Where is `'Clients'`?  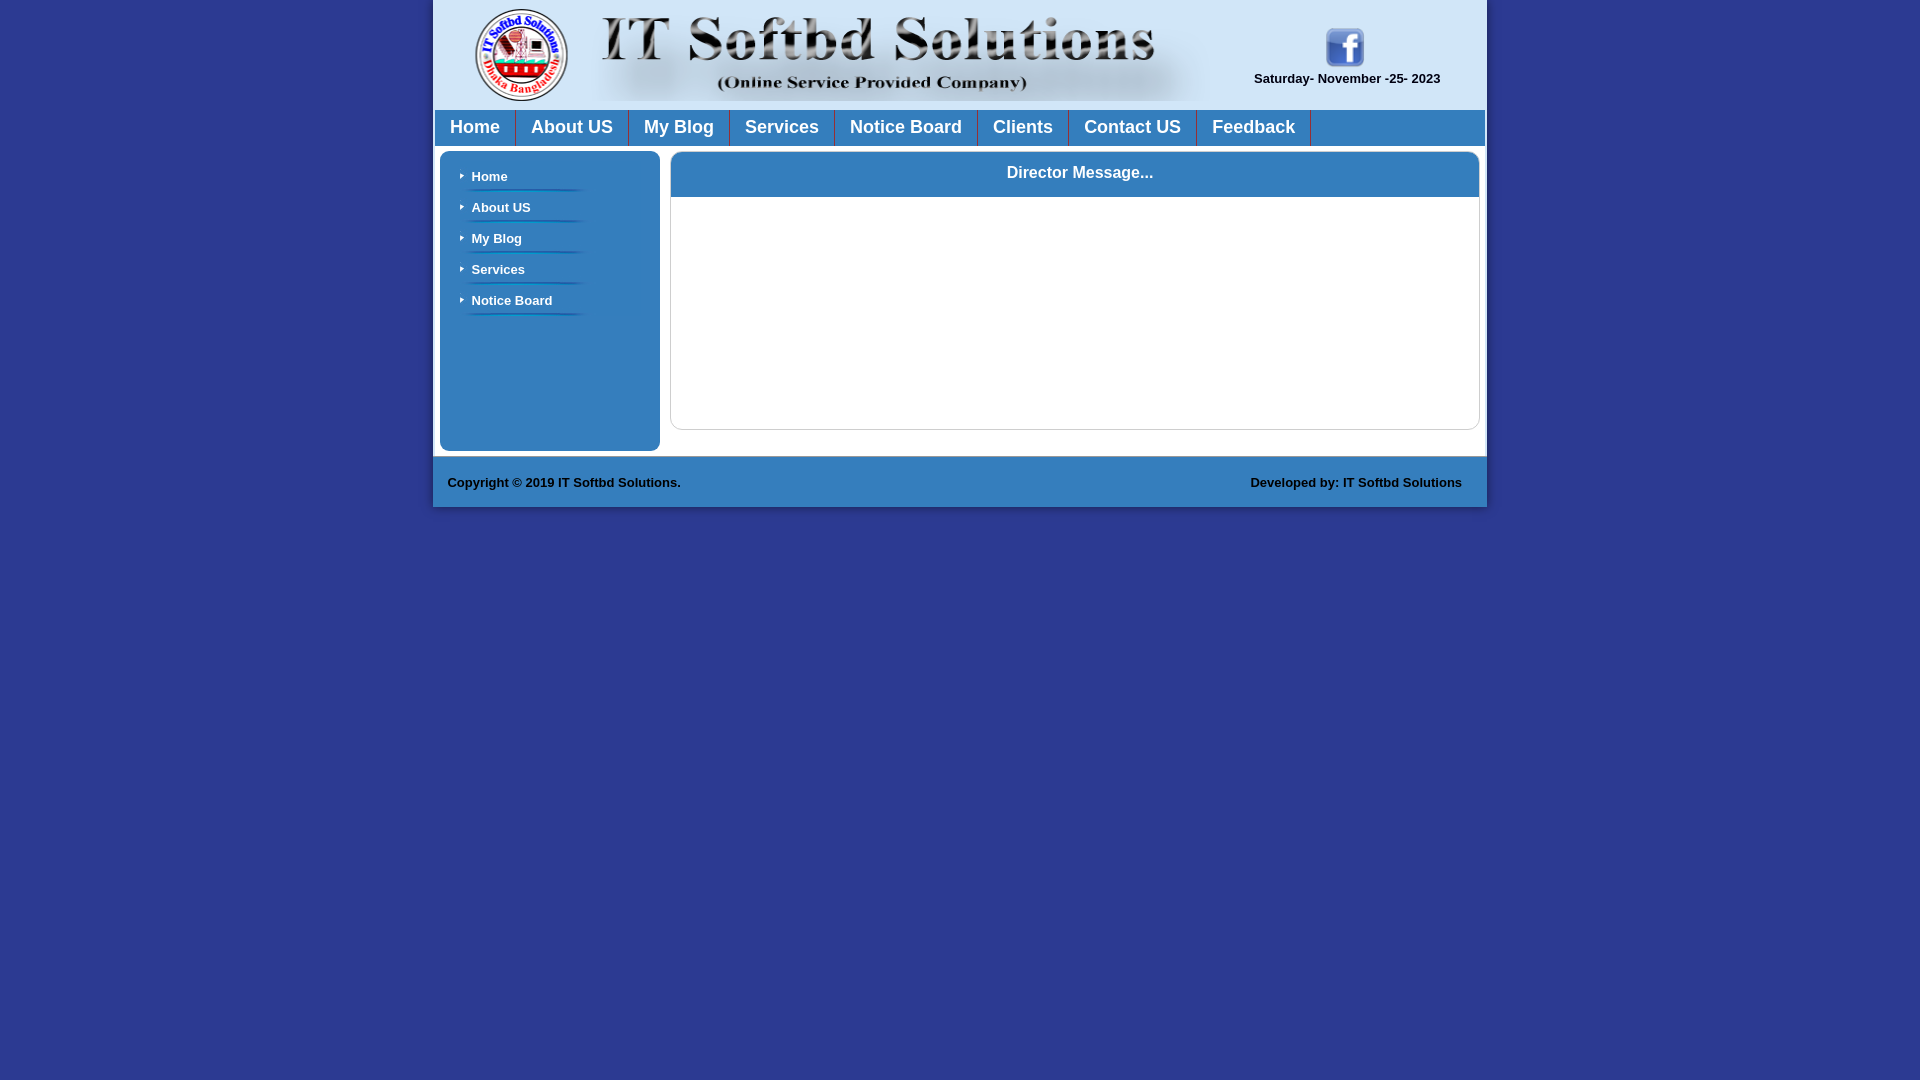 'Clients' is located at coordinates (1023, 127).